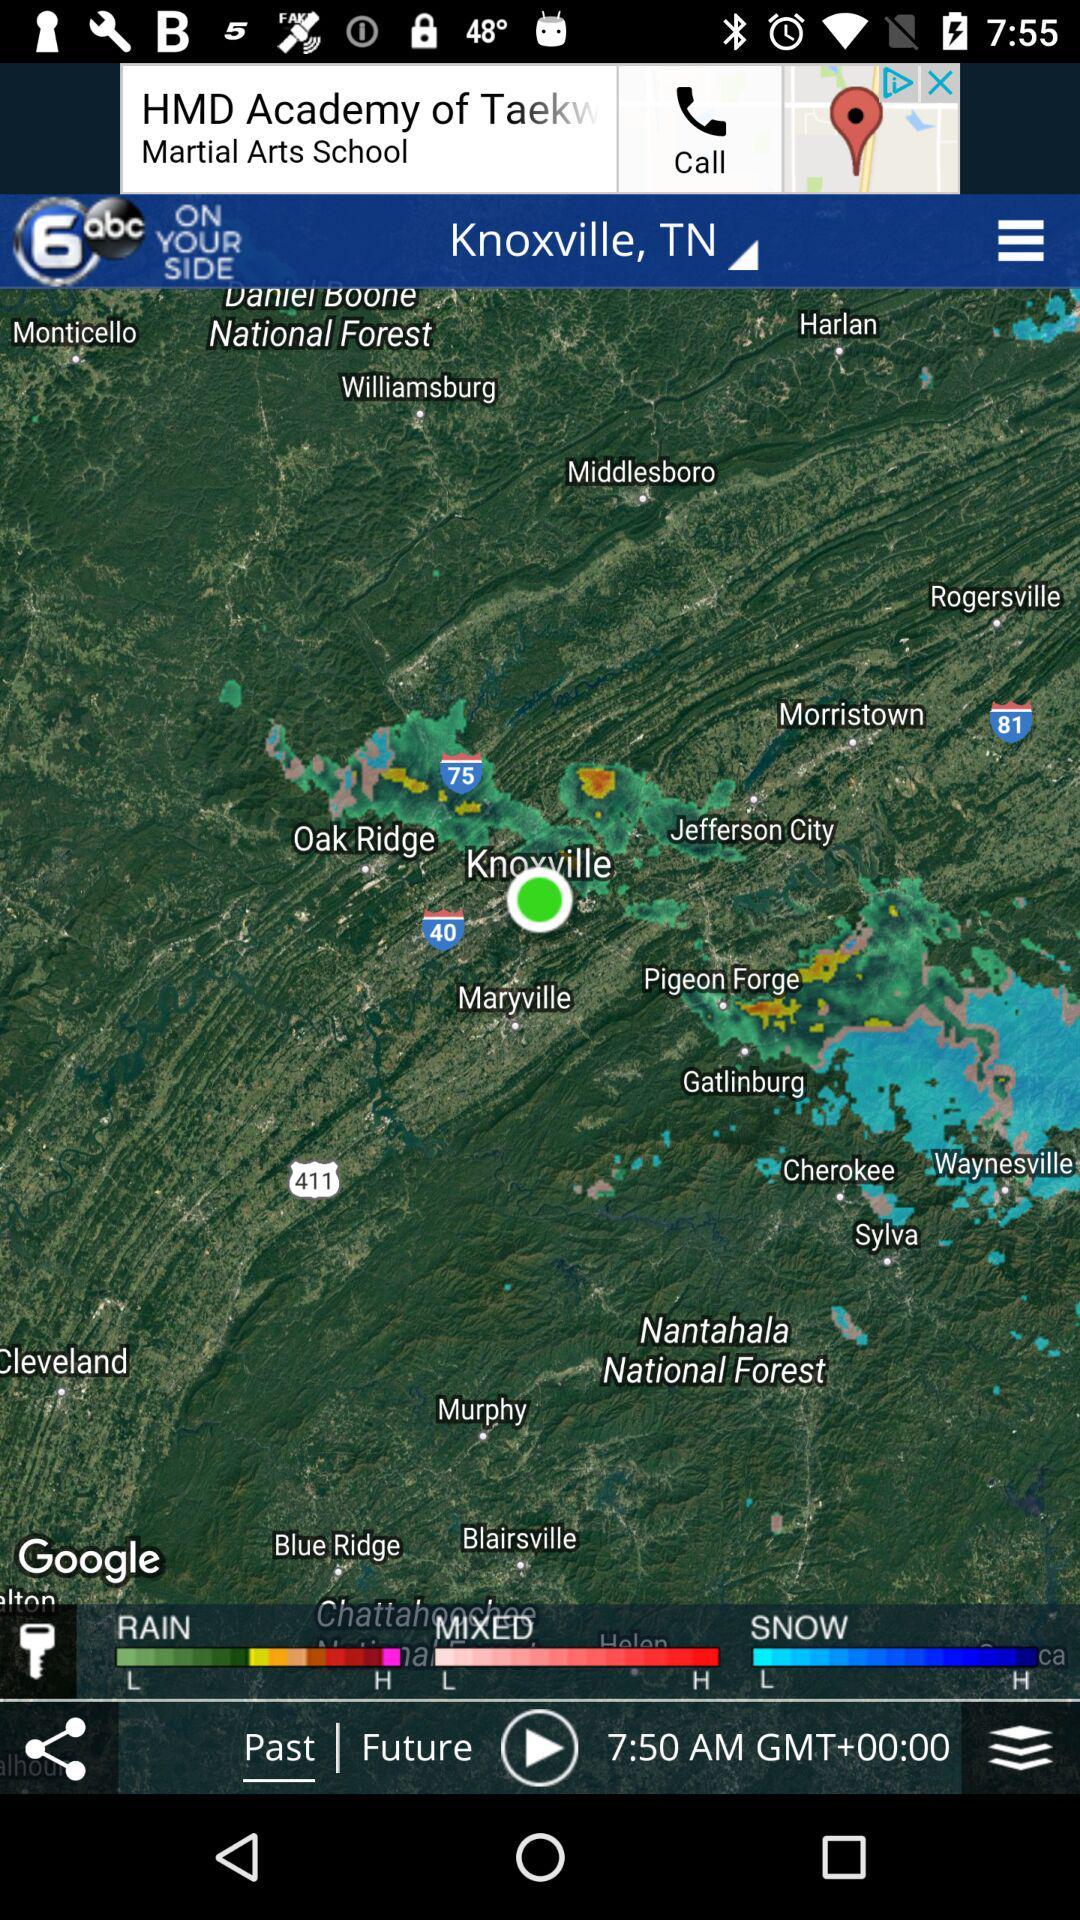  What do you see at coordinates (540, 1746) in the screenshot?
I see `play icon which is at the right side of future` at bounding box center [540, 1746].